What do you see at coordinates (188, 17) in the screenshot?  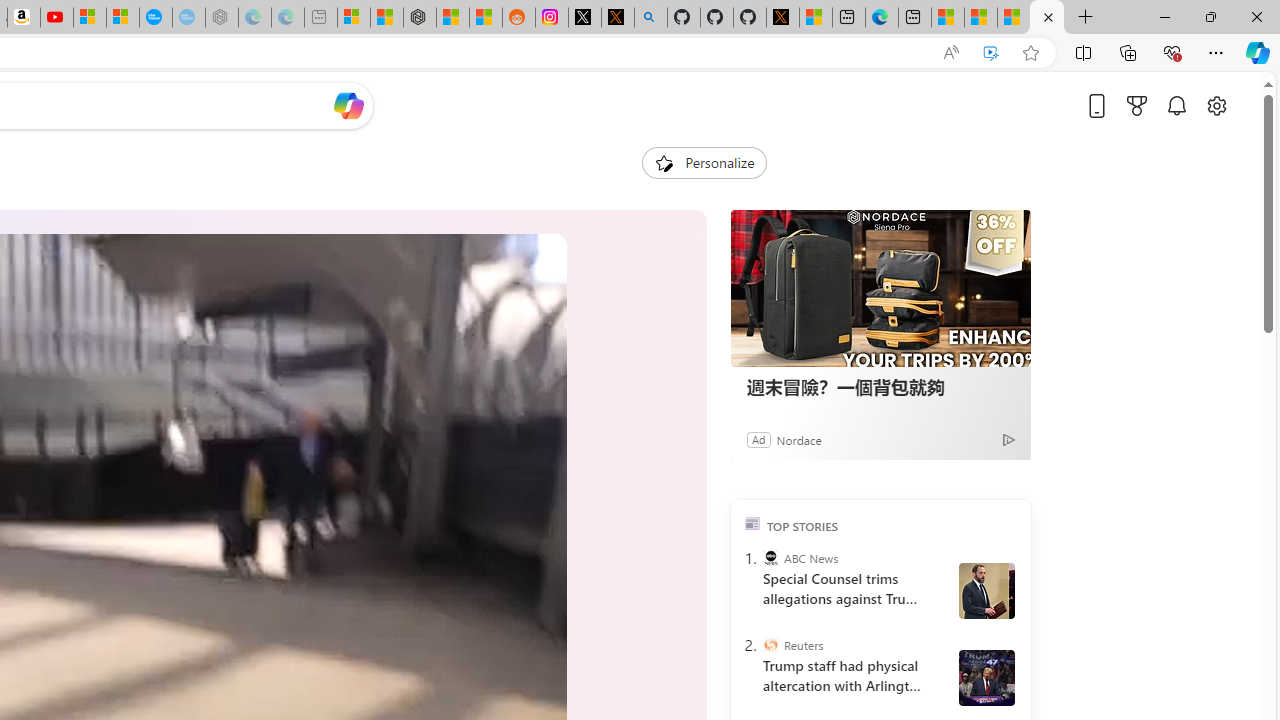 I see `'The most popular Google '` at bounding box center [188, 17].